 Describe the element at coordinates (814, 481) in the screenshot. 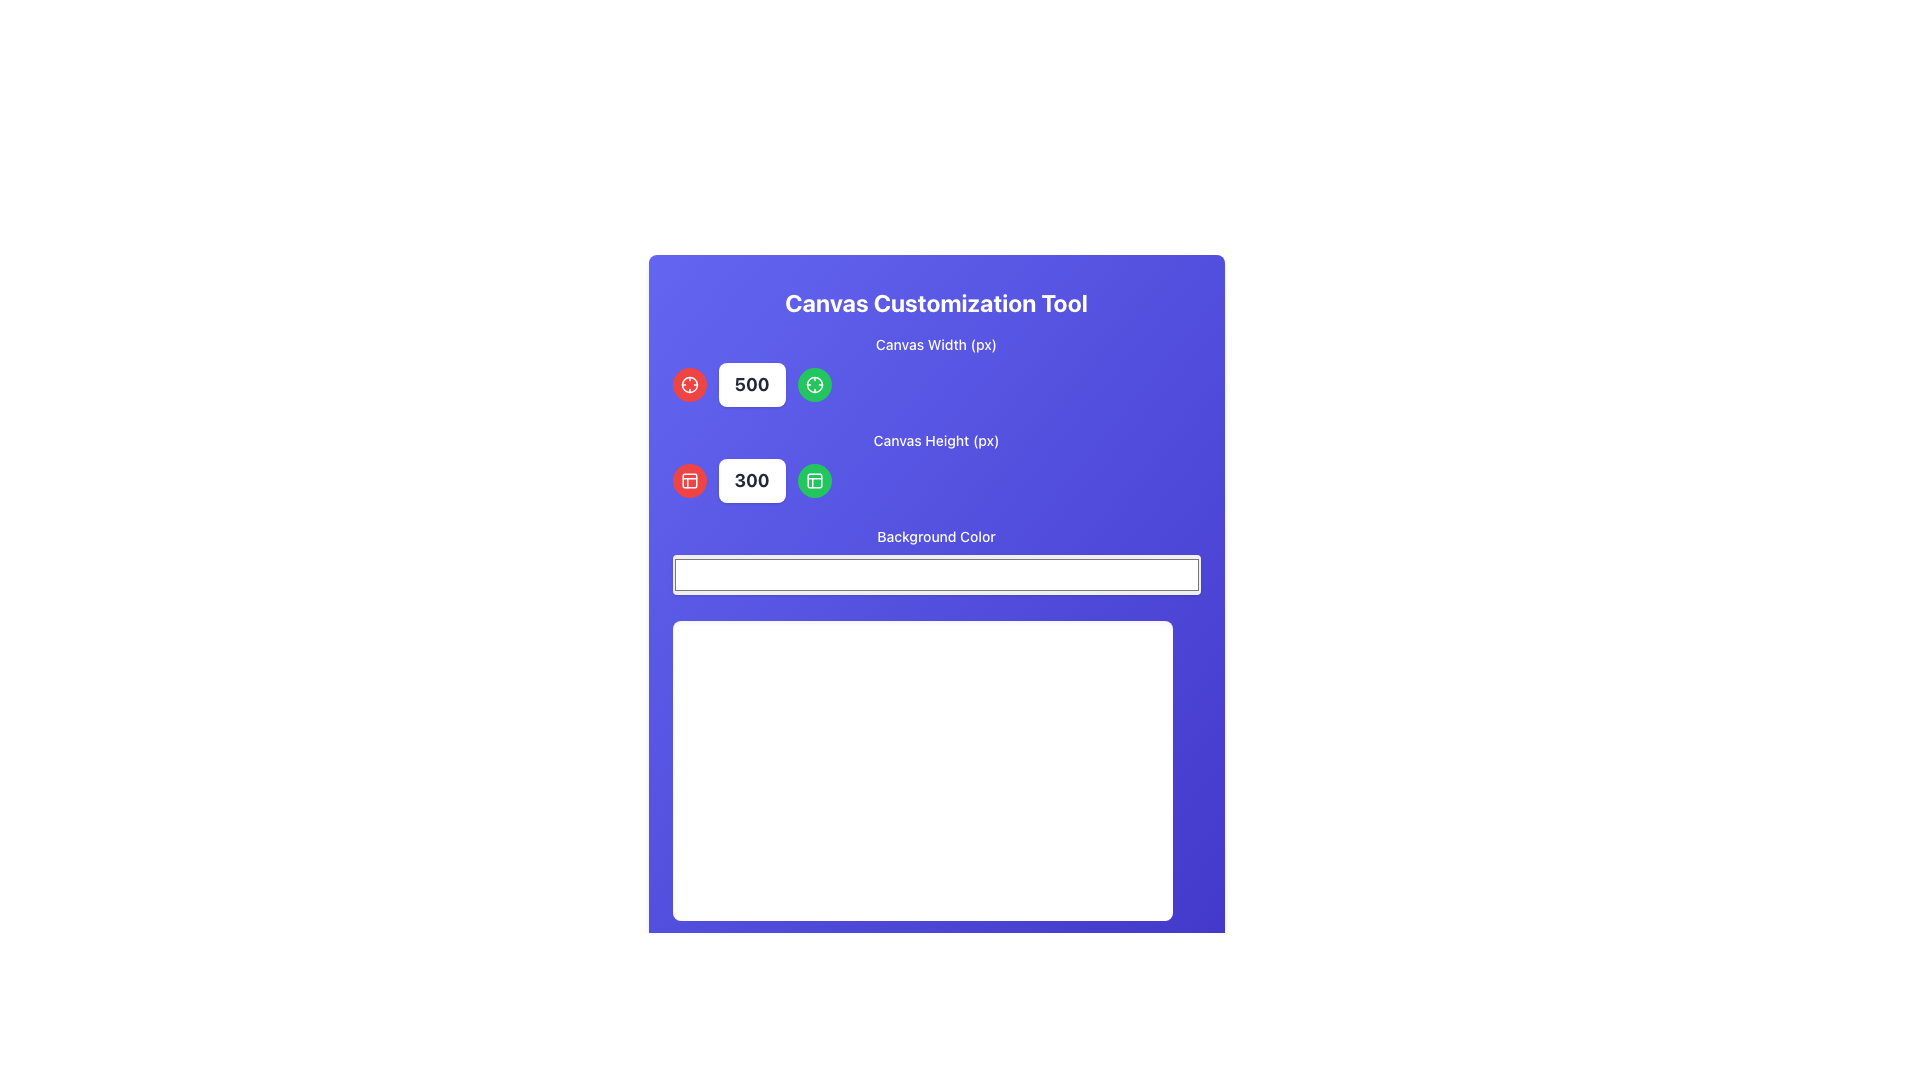

I see `the graphical icon component that is centrally positioned beside the numeric input field for canvas height` at that location.